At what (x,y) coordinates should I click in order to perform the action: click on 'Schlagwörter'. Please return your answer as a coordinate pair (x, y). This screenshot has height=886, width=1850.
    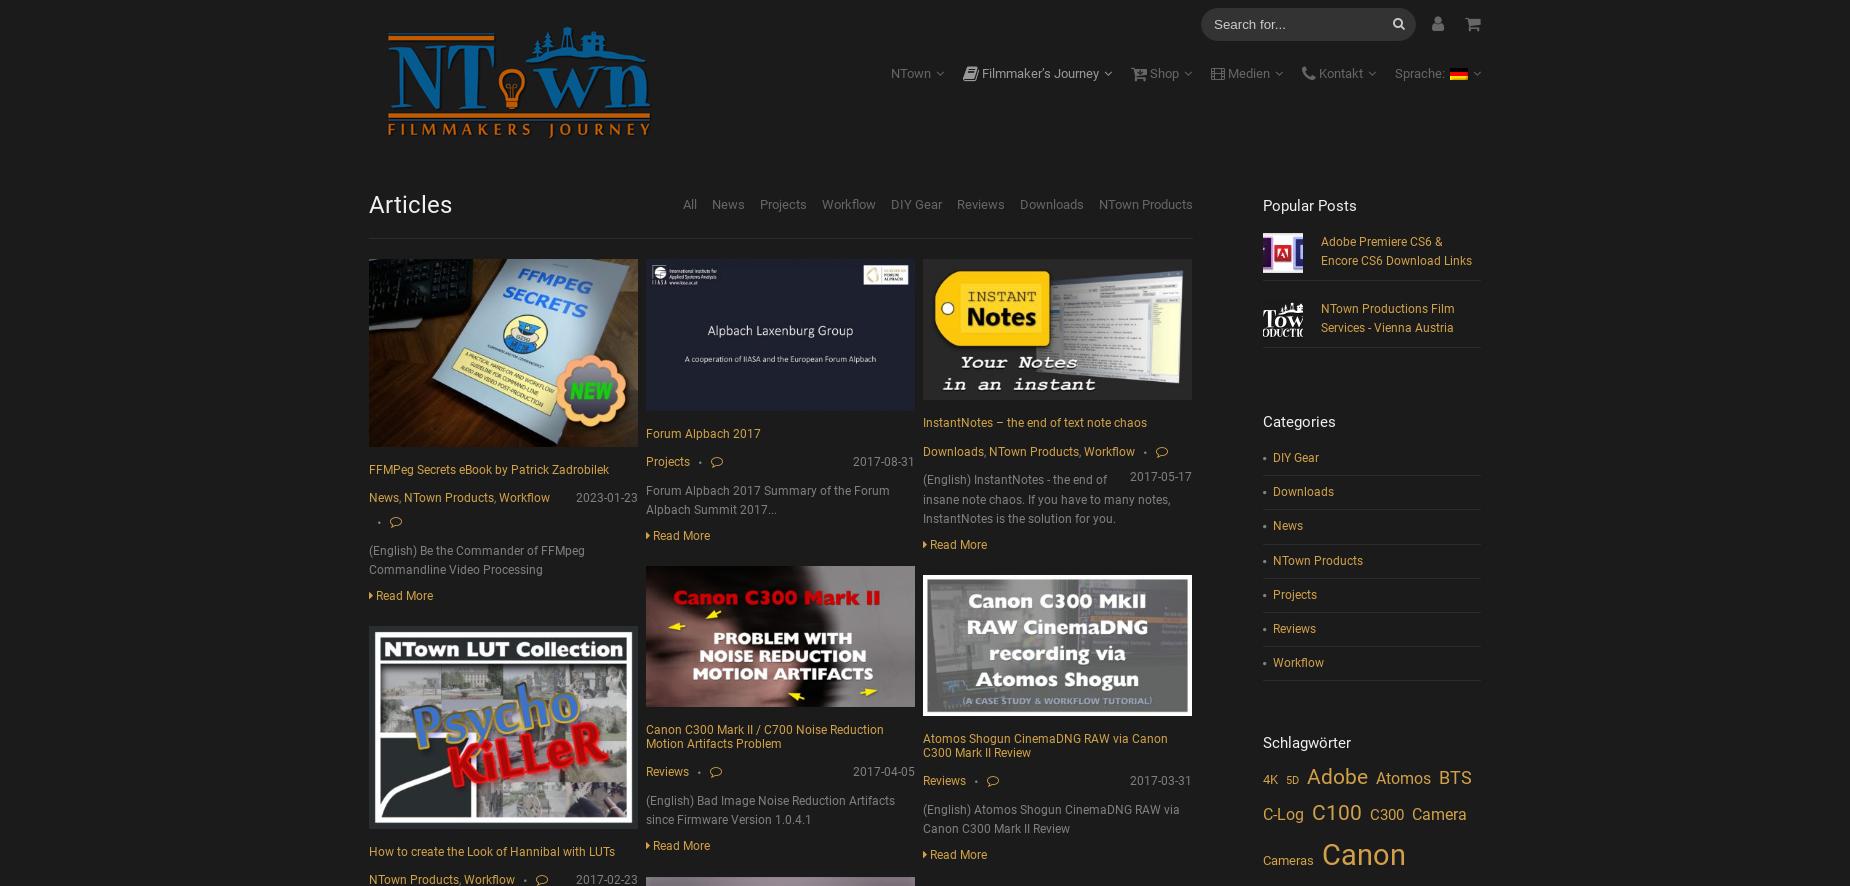
    Looking at the image, I should click on (1304, 742).